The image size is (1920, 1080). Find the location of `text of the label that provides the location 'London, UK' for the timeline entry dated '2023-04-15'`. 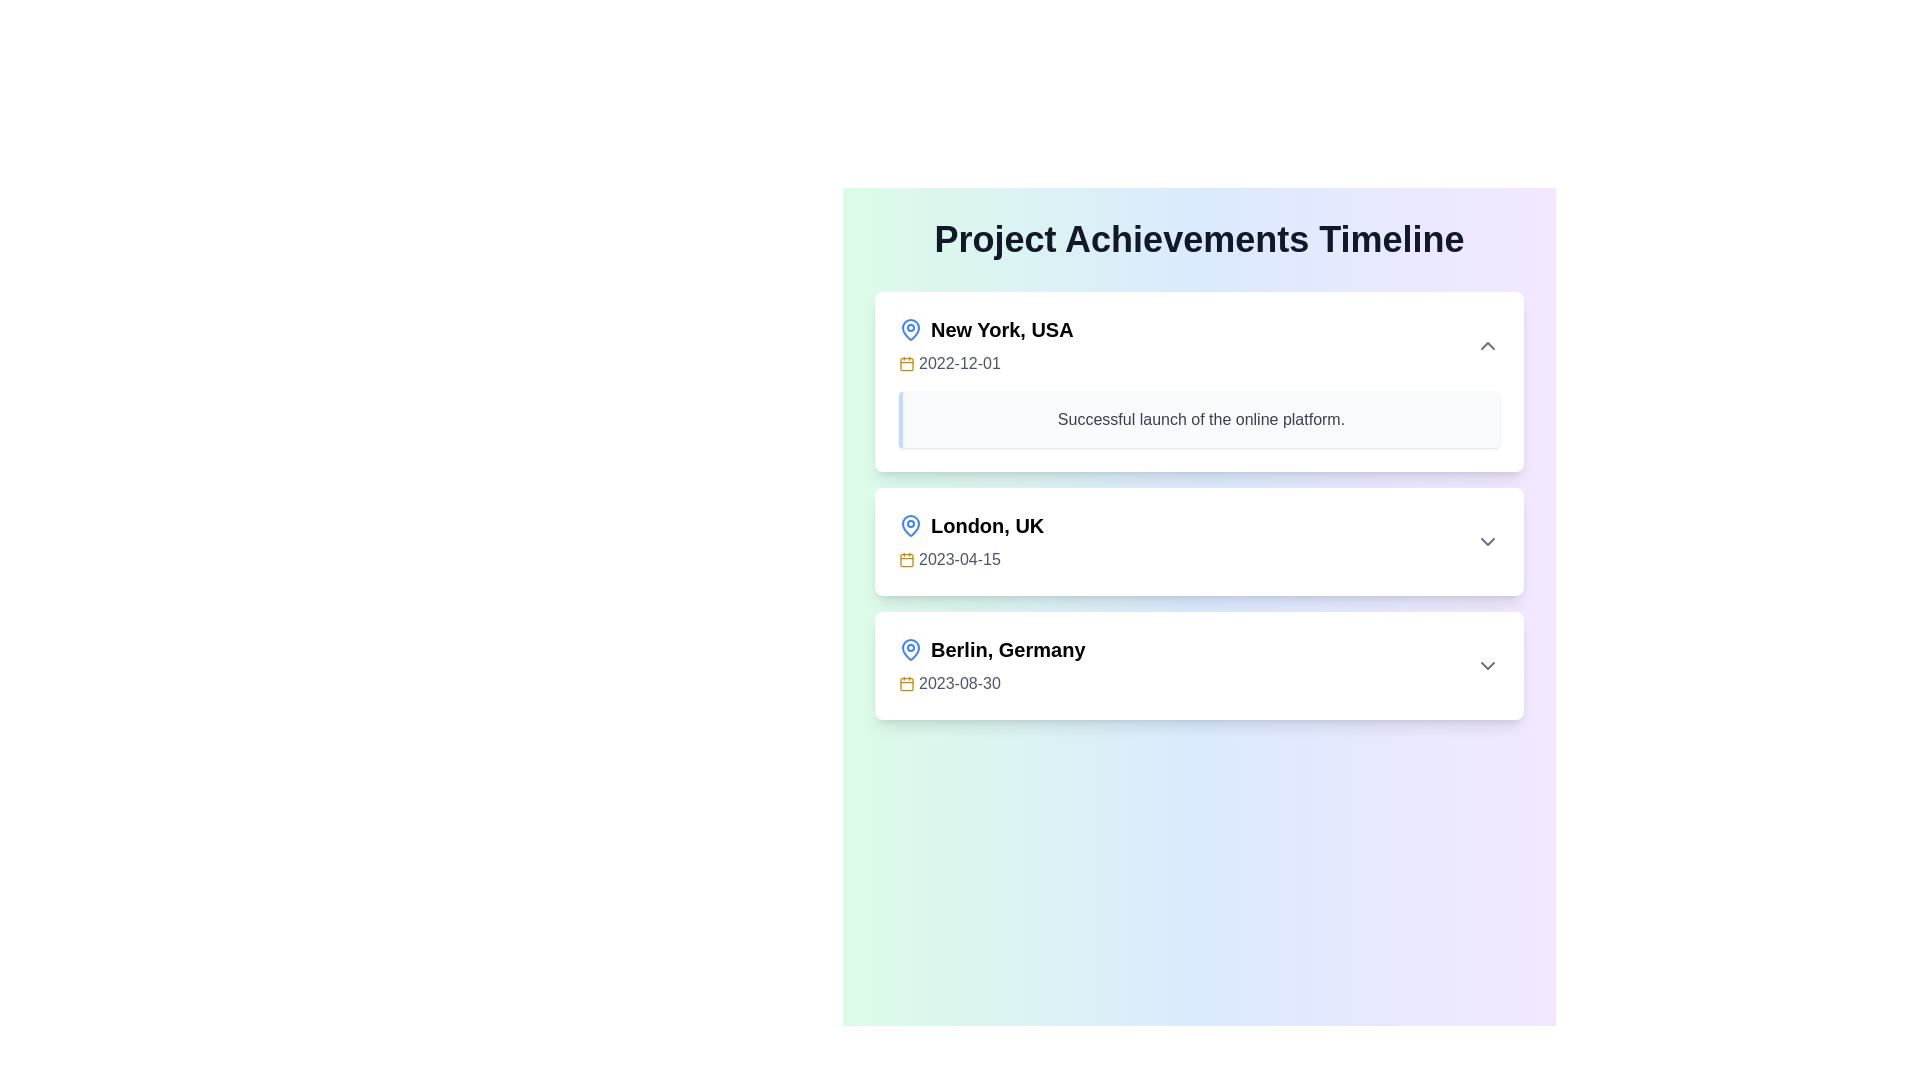

text of the label that provides the location 'London, UK' for the timeline entry dated '2023-04-15' is located at coordinates (971, 524).